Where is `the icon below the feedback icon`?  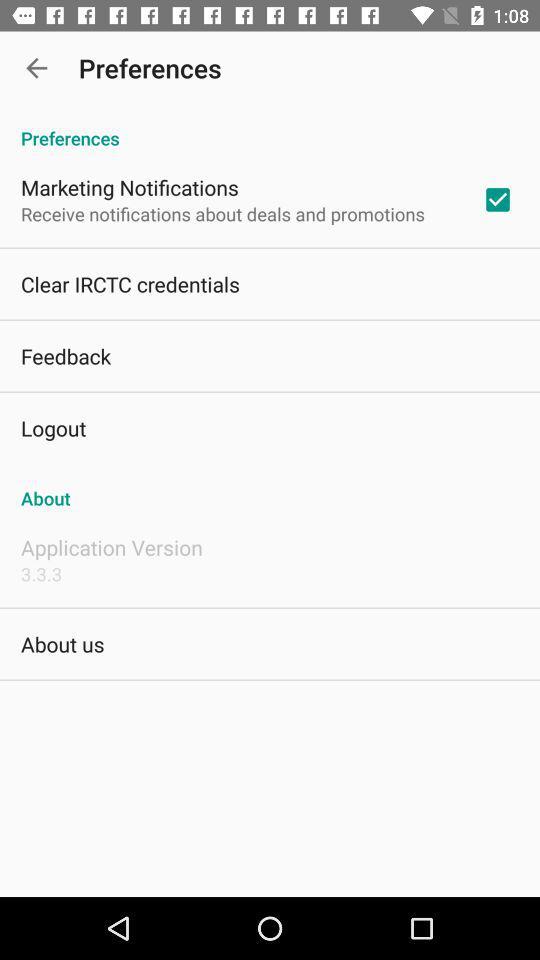 the icon below the feedback icon is located at coordinates (53, 428).